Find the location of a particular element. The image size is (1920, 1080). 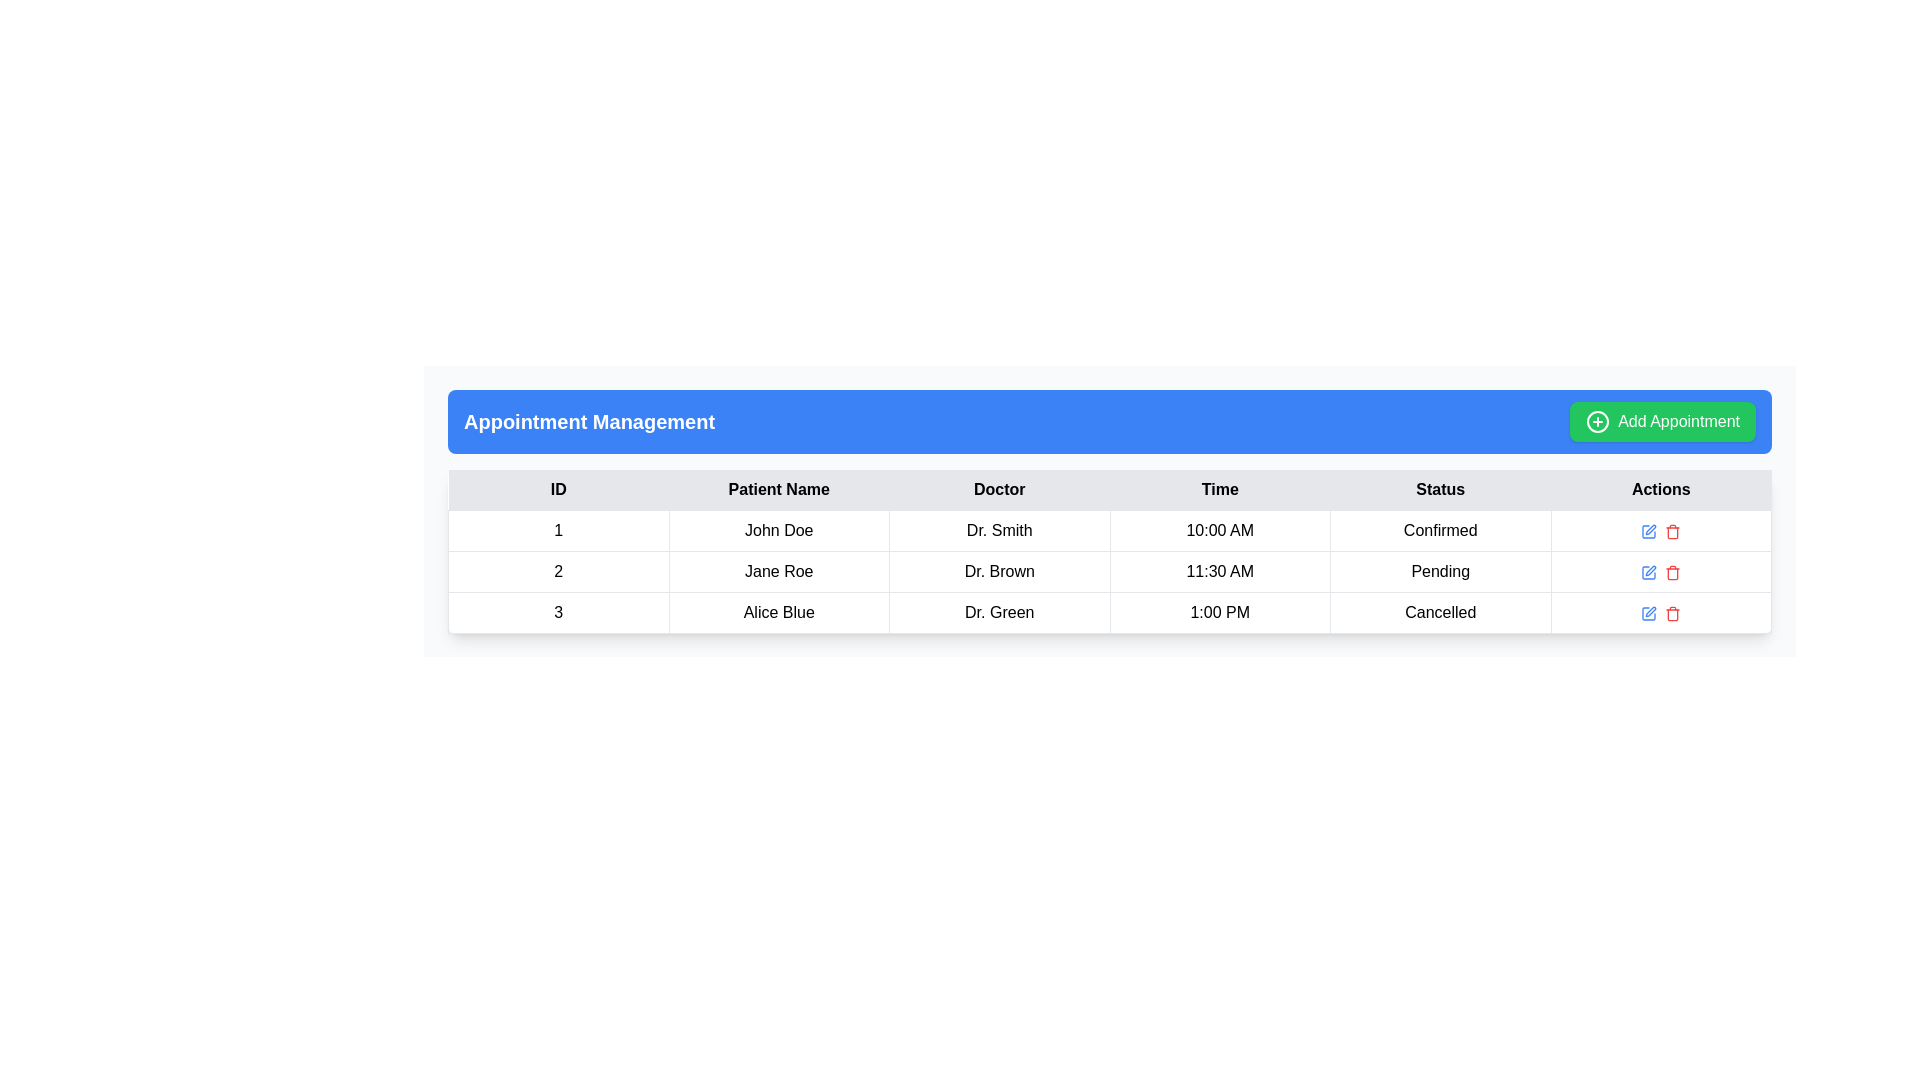

the Text element representing the identifier in the first row and first column of the table, which is associated with an appointment record is located at coordinates (558, 530).